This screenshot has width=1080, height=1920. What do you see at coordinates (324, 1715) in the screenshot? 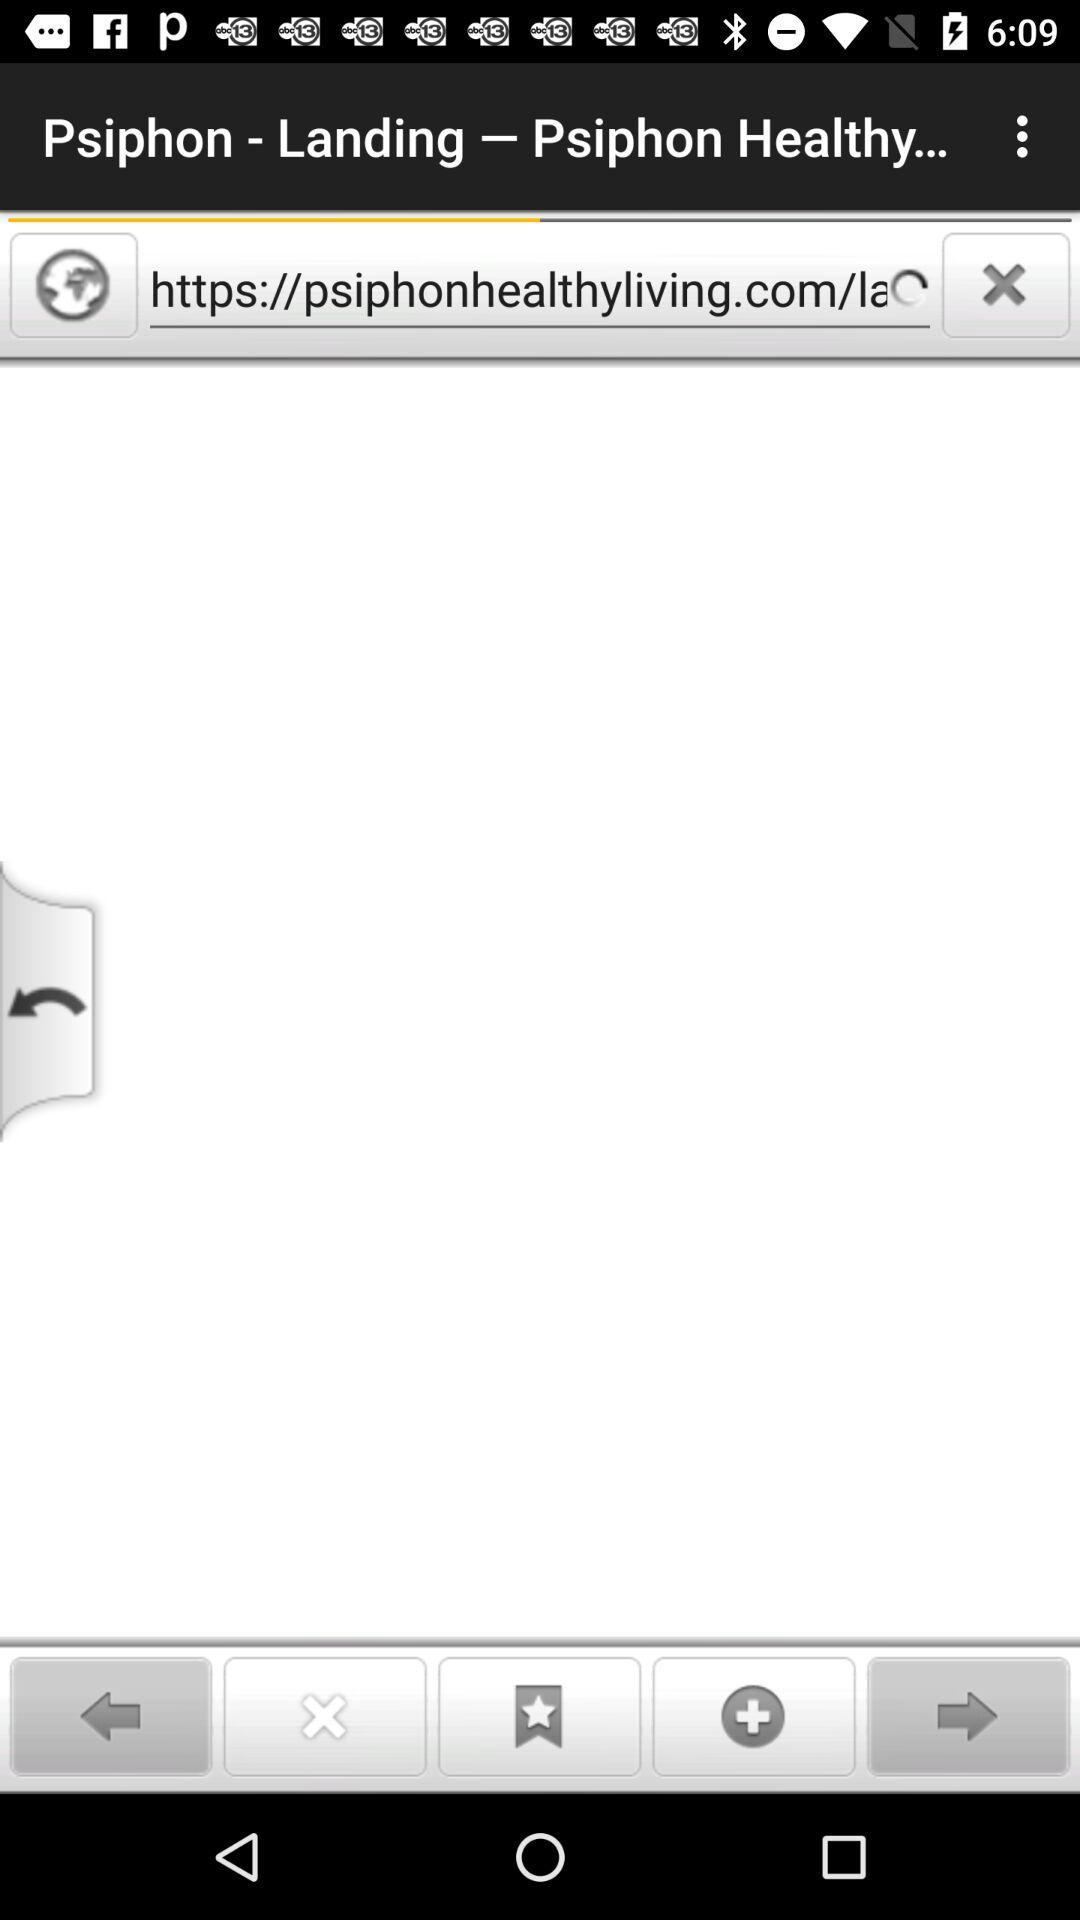
I see `the close icon` at bounding box center [324, 1715].